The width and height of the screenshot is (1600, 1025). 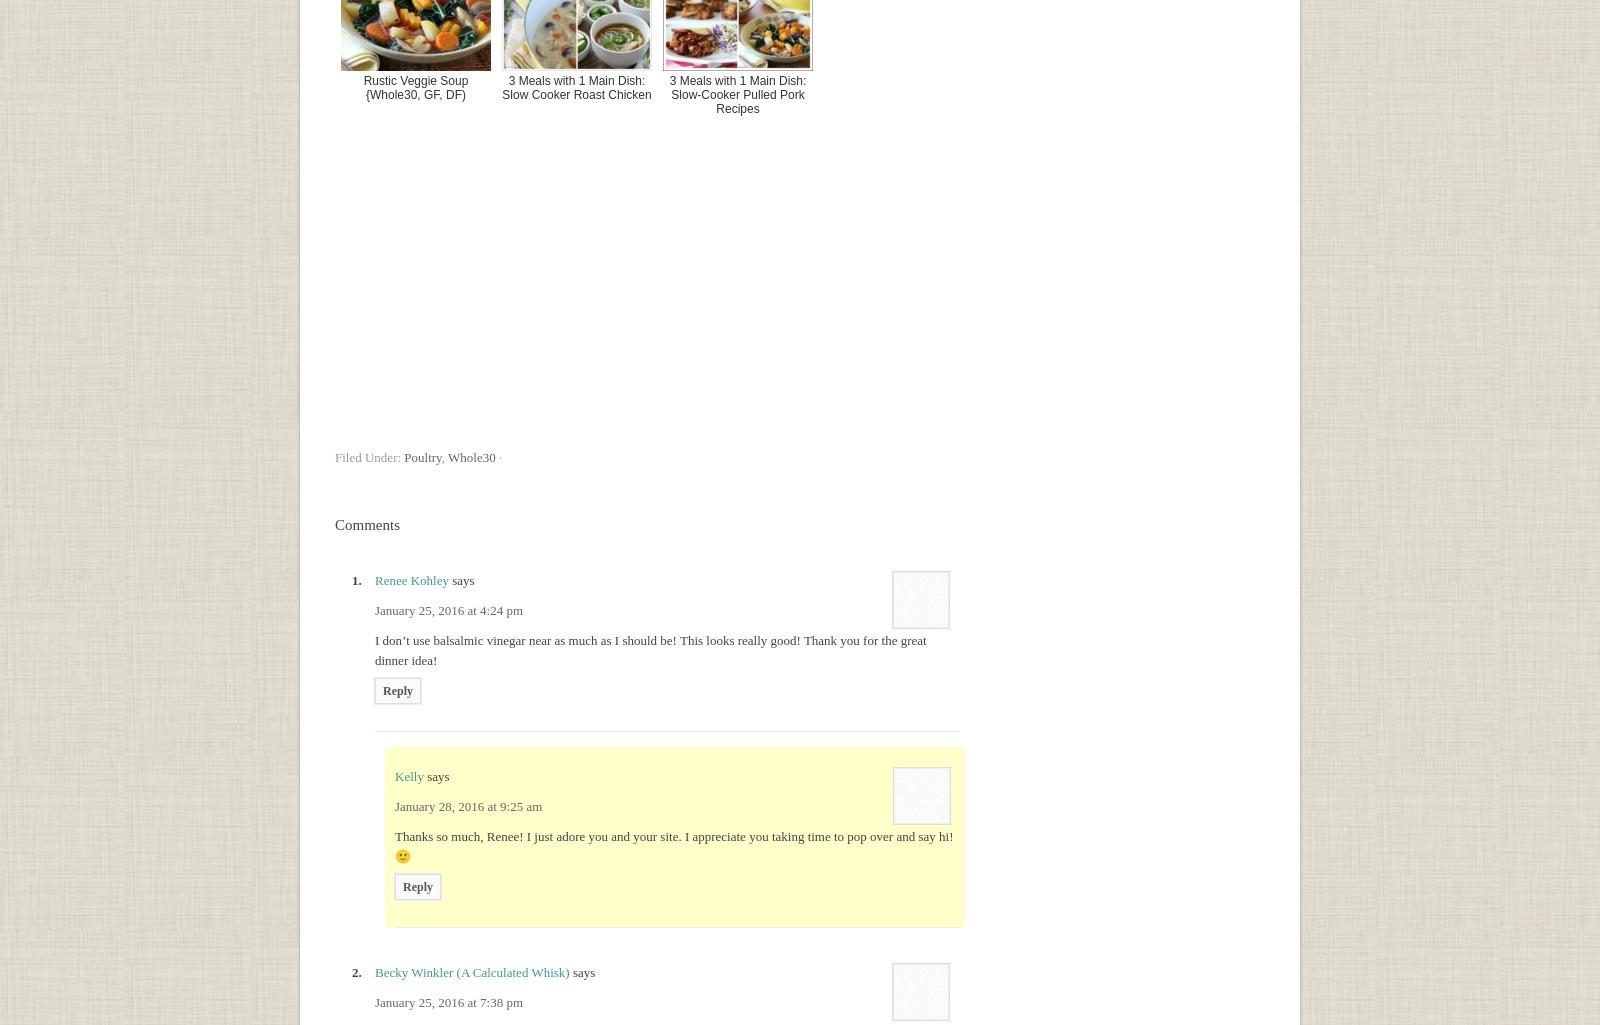 I want to click on 'I don’t use balsalmic vinegar near as much as  I should be! This looks really good! Thank you for the great dinner idea!', so click(x=650, y=649).